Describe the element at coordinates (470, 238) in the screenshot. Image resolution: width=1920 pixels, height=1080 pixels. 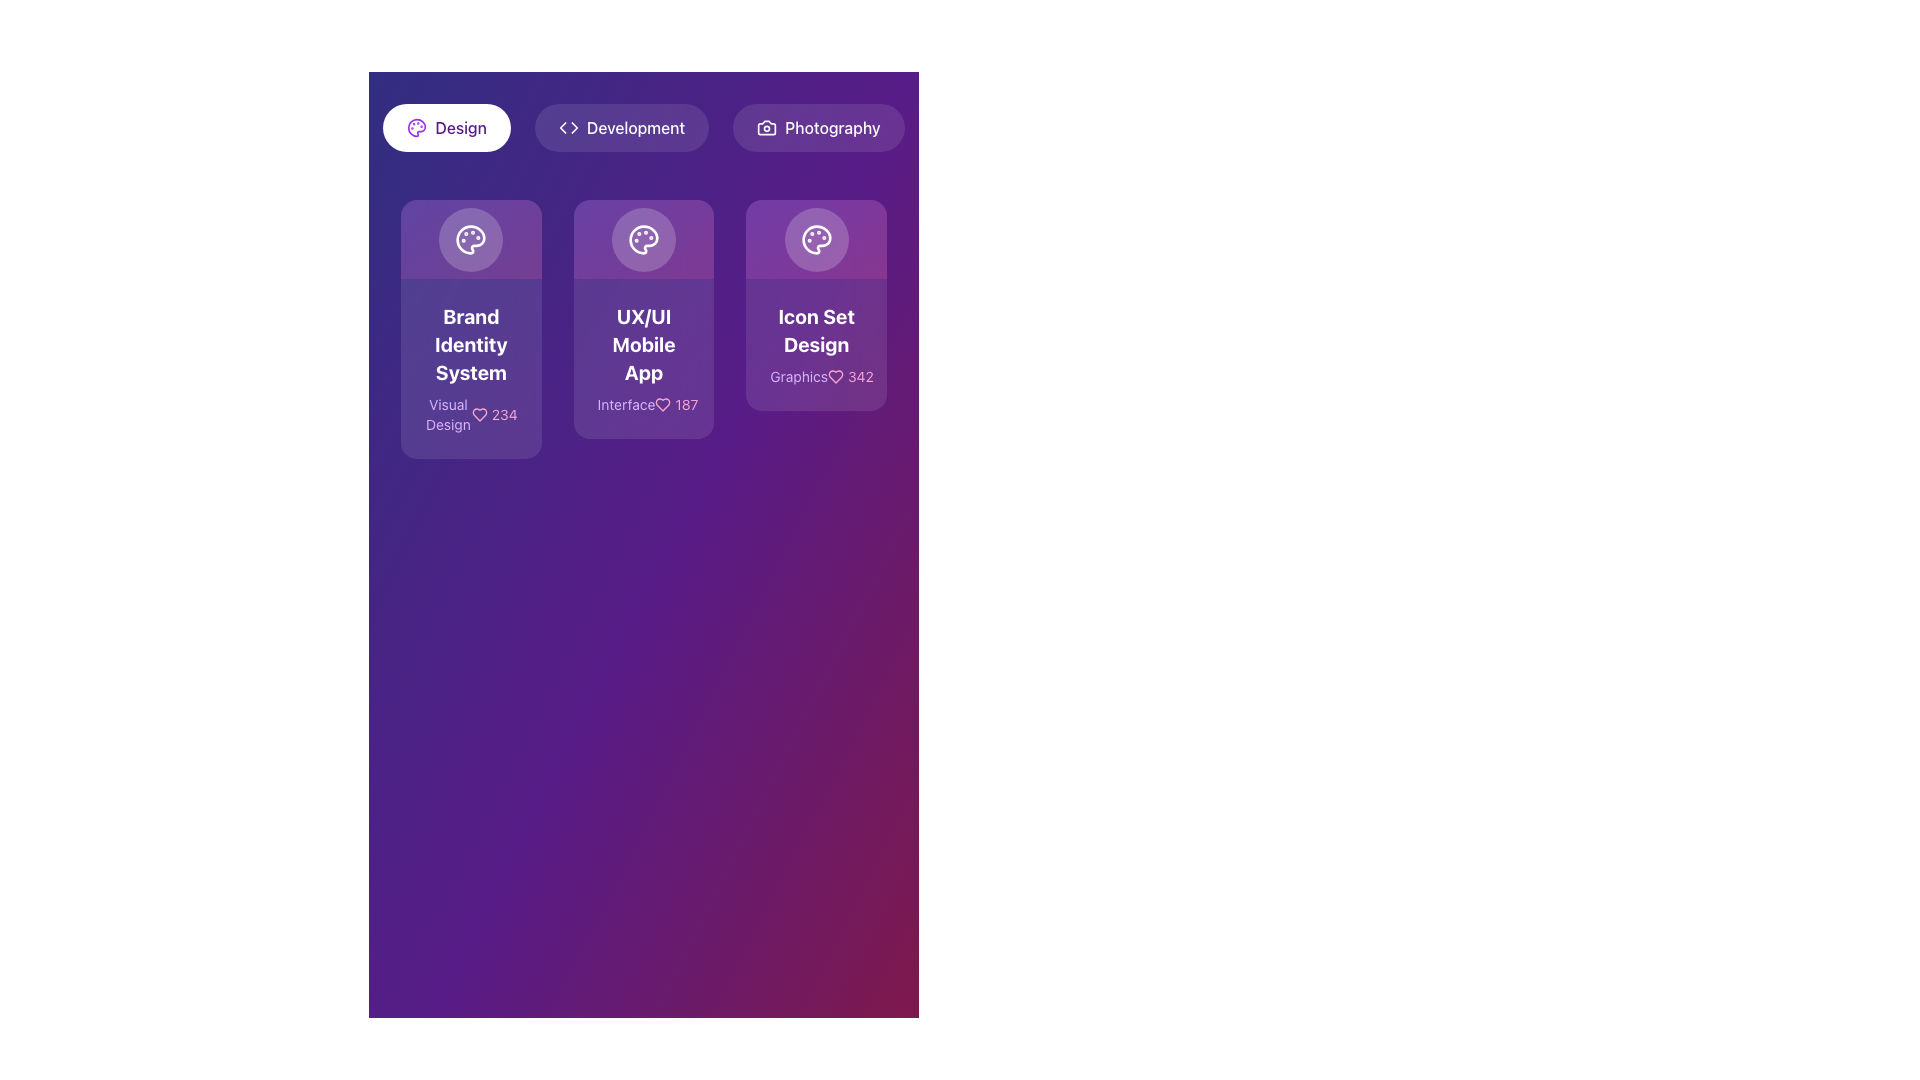
I see `the graphical icon at the top-center of the first card in the grid, which represents the 'Brand Identity System' theme` at that location.